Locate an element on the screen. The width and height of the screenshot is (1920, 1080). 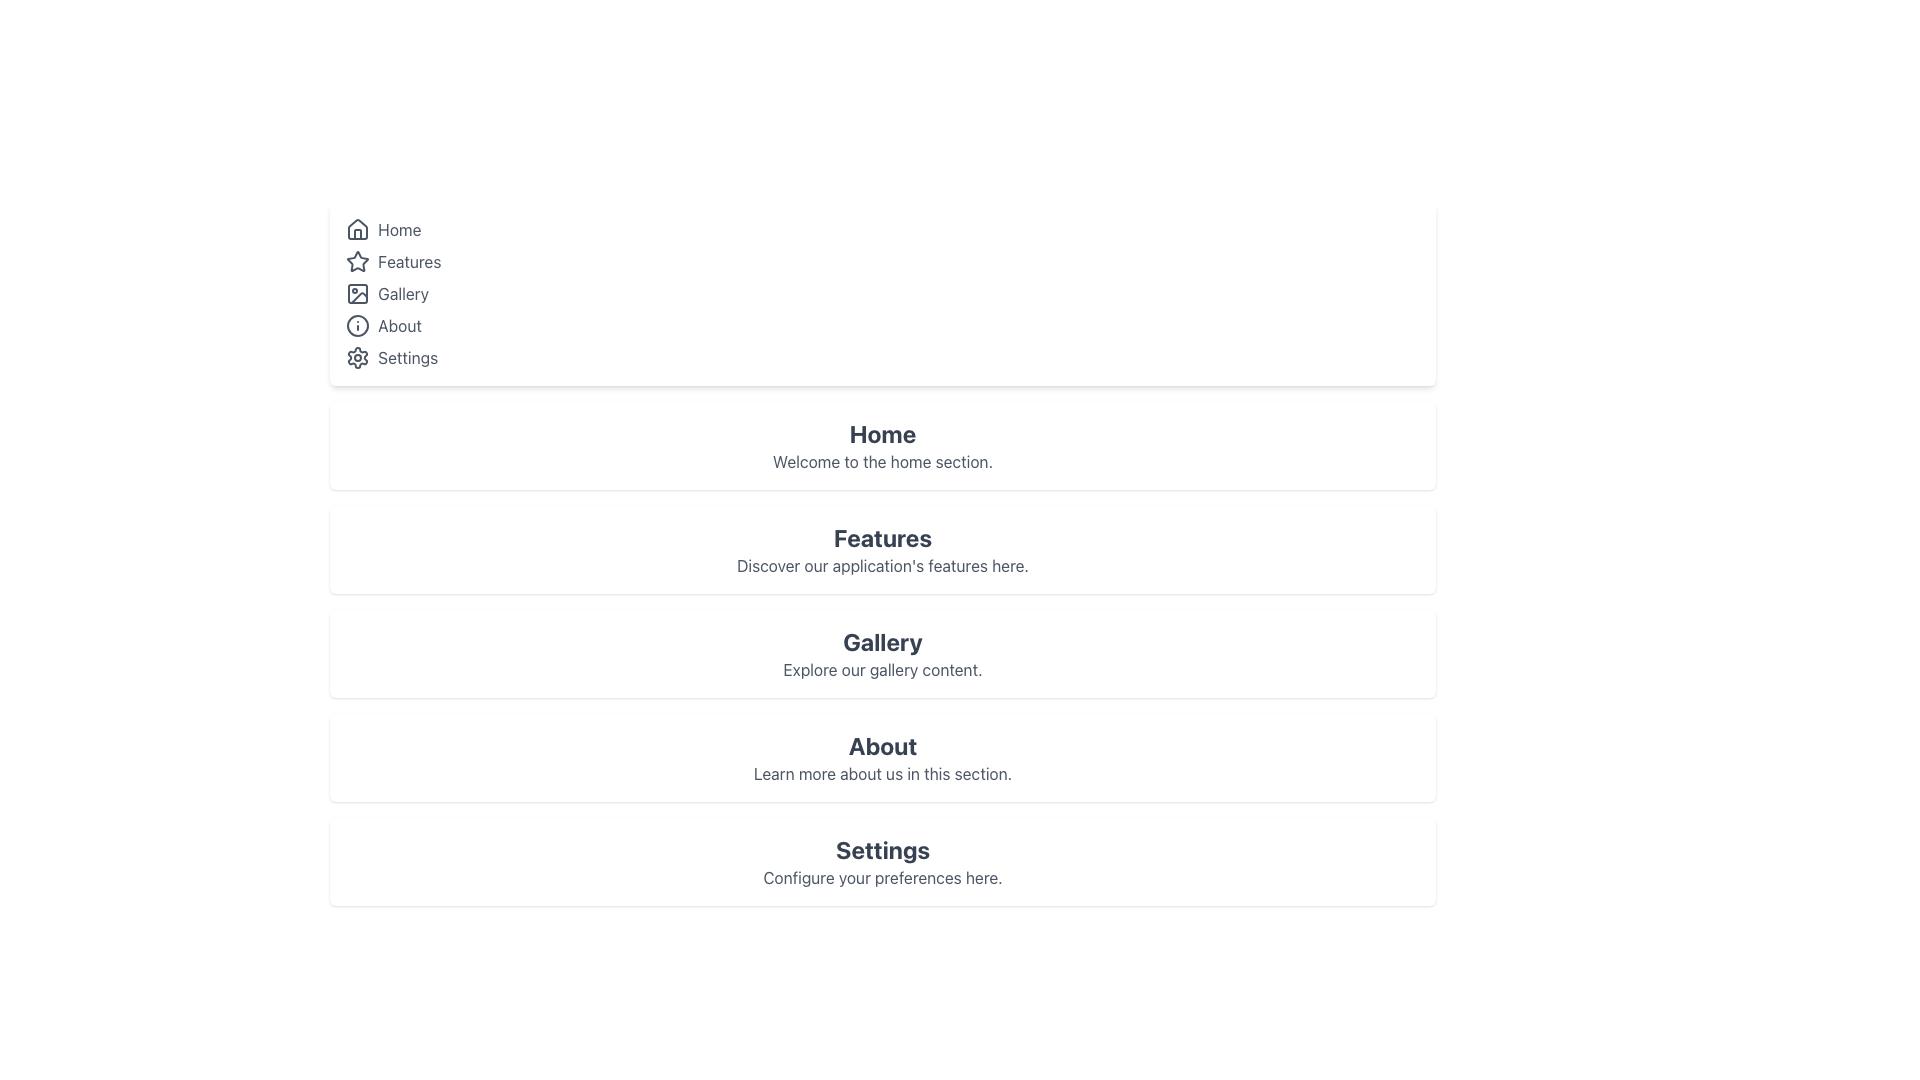
the Text Label element that says 'Learn more about us in this section.' which is styled in medium gray and located below the heading 'About' is located at coordinates (882, 773).